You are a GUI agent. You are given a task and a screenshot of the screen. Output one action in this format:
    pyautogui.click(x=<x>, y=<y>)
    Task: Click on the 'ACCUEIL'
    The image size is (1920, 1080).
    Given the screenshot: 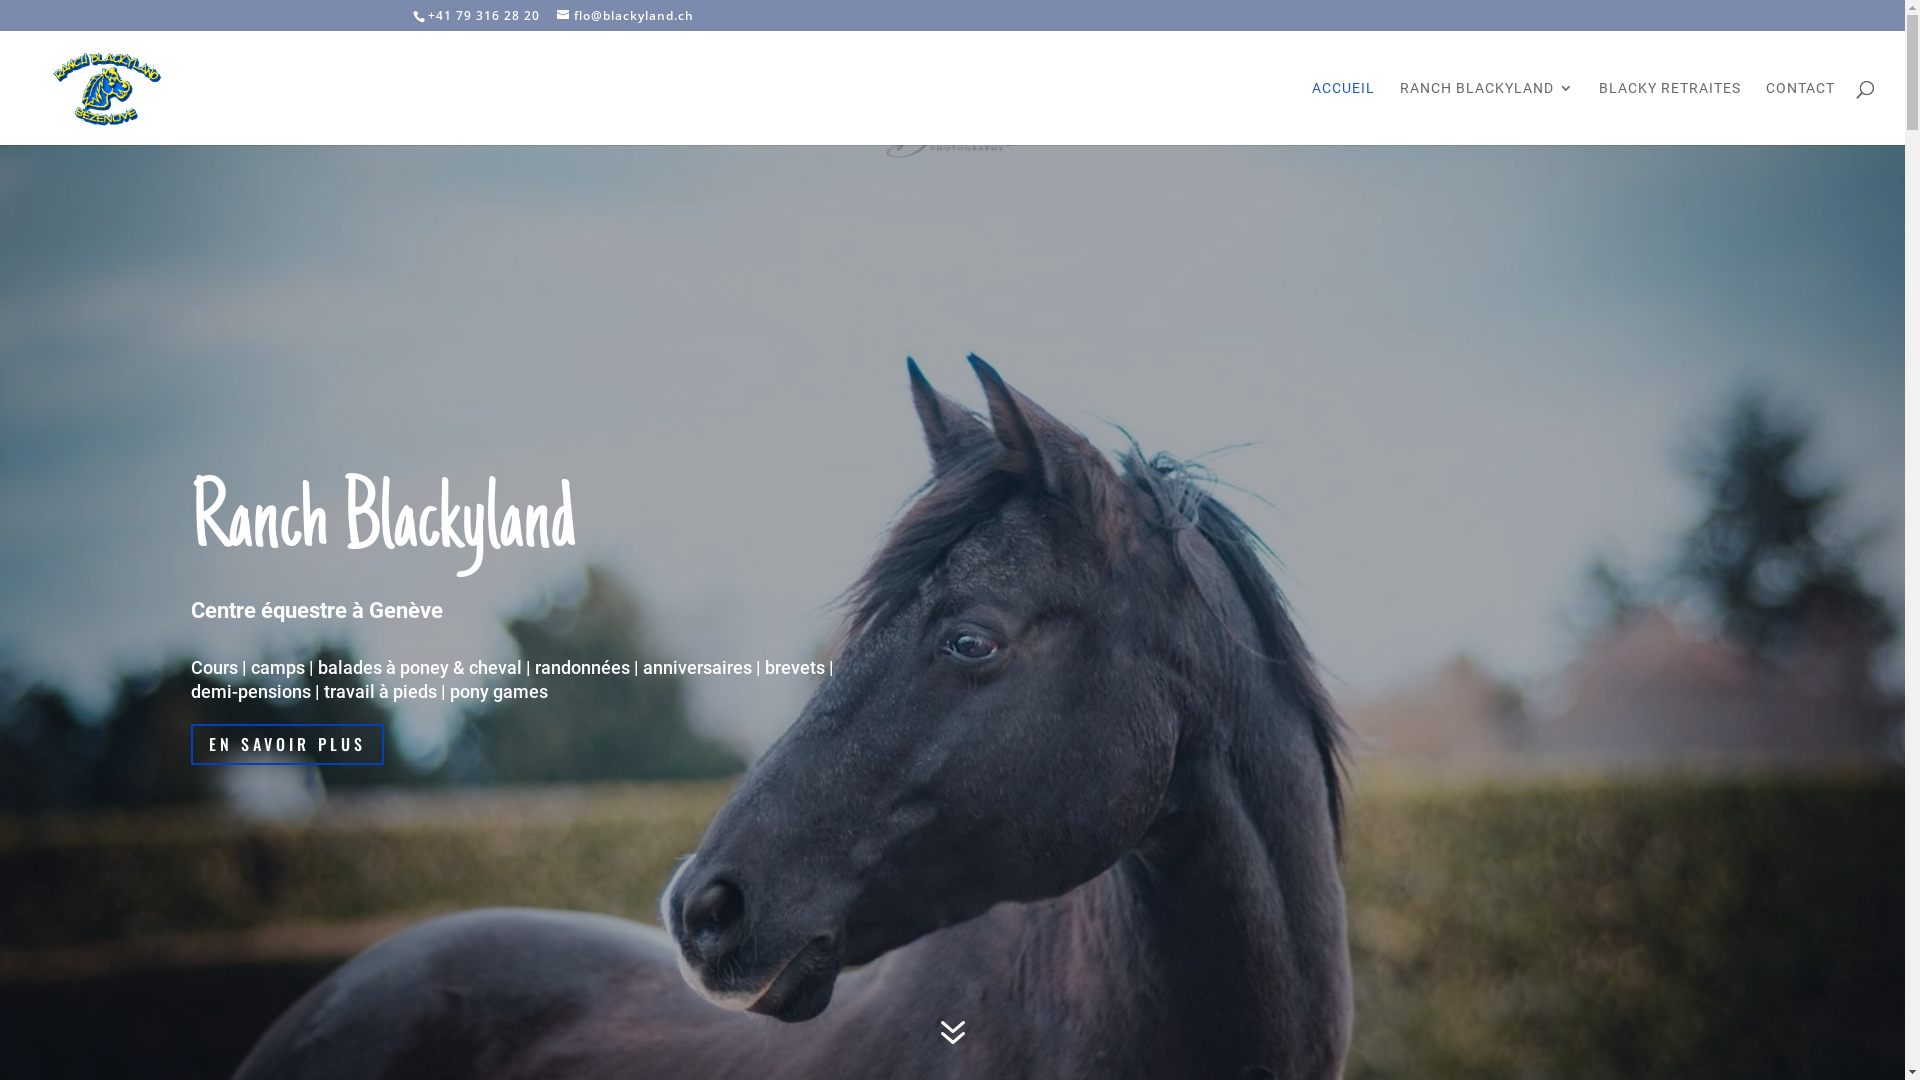 What is the action you would take?
    pyautogui.click(x=1343, y=112)
    